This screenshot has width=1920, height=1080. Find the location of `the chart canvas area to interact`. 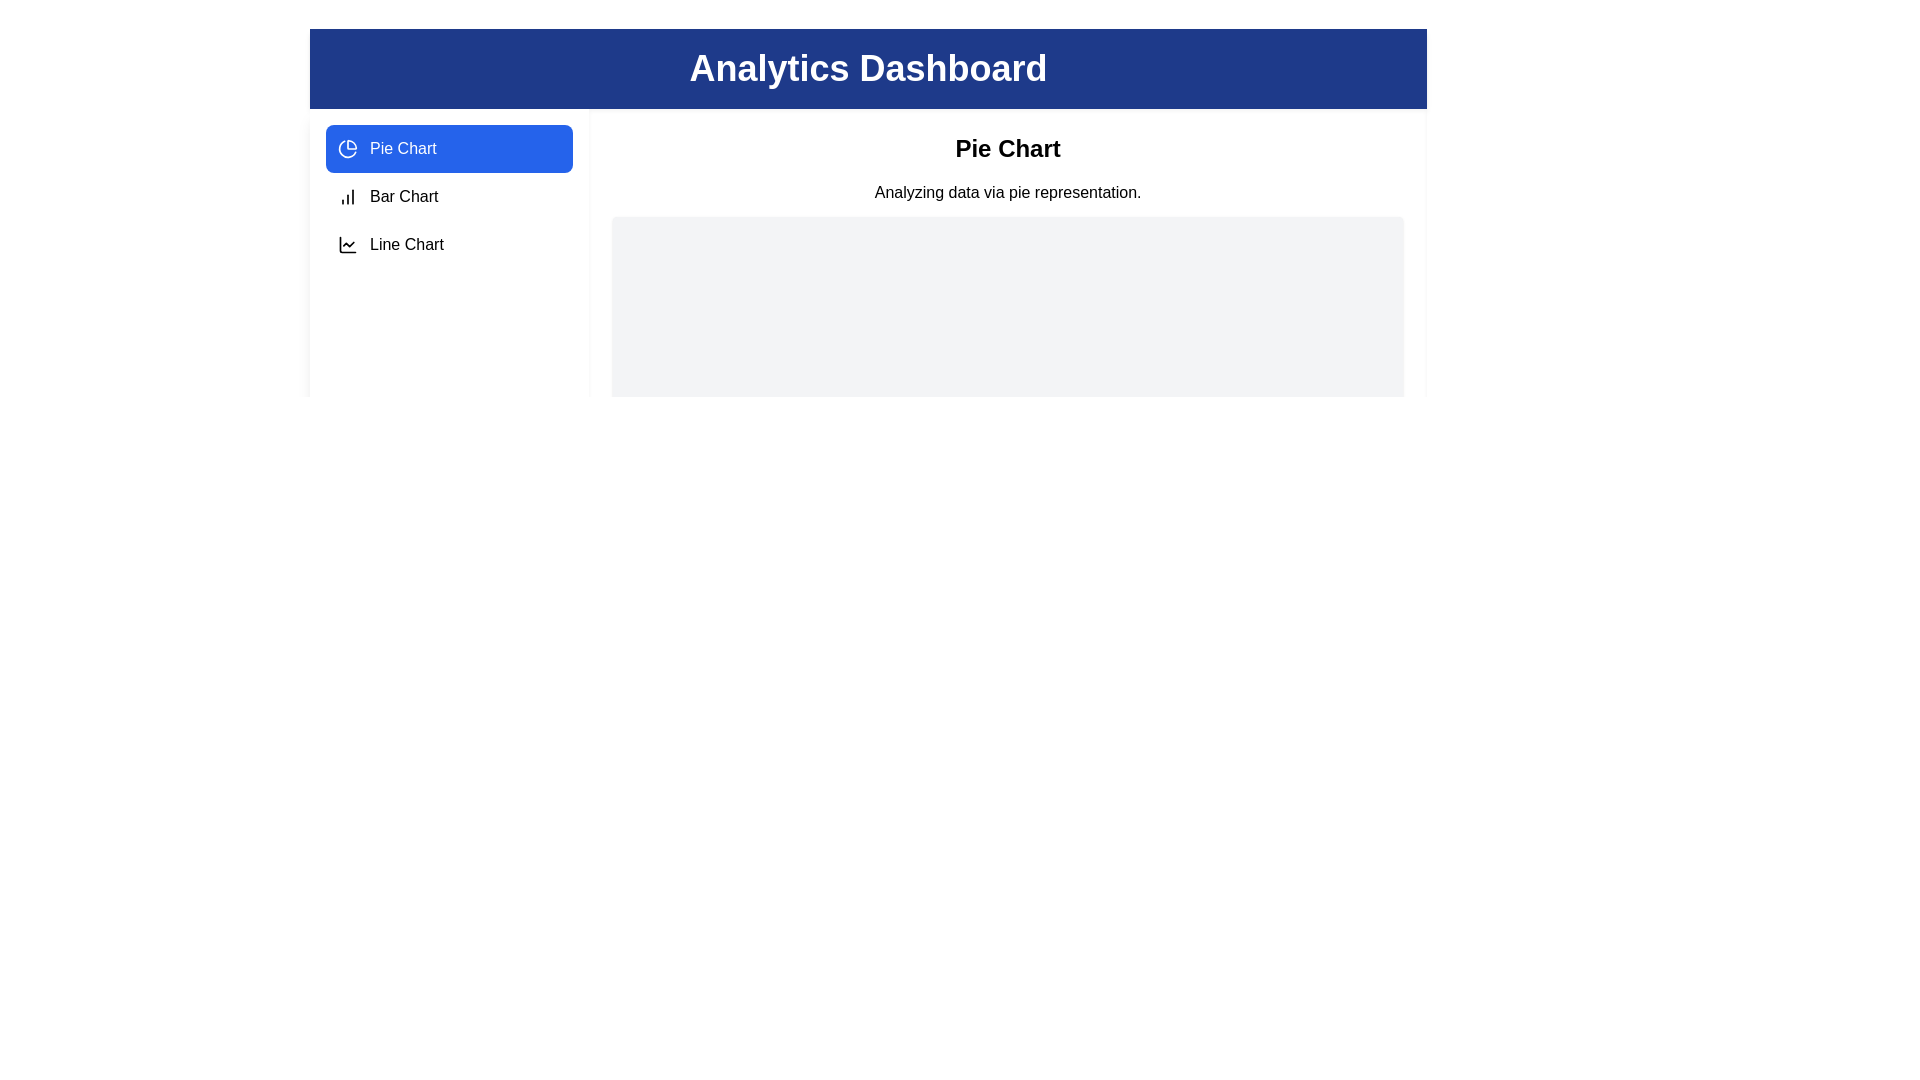

the chart canvas area to interact is located at coordinates (1008, 343).